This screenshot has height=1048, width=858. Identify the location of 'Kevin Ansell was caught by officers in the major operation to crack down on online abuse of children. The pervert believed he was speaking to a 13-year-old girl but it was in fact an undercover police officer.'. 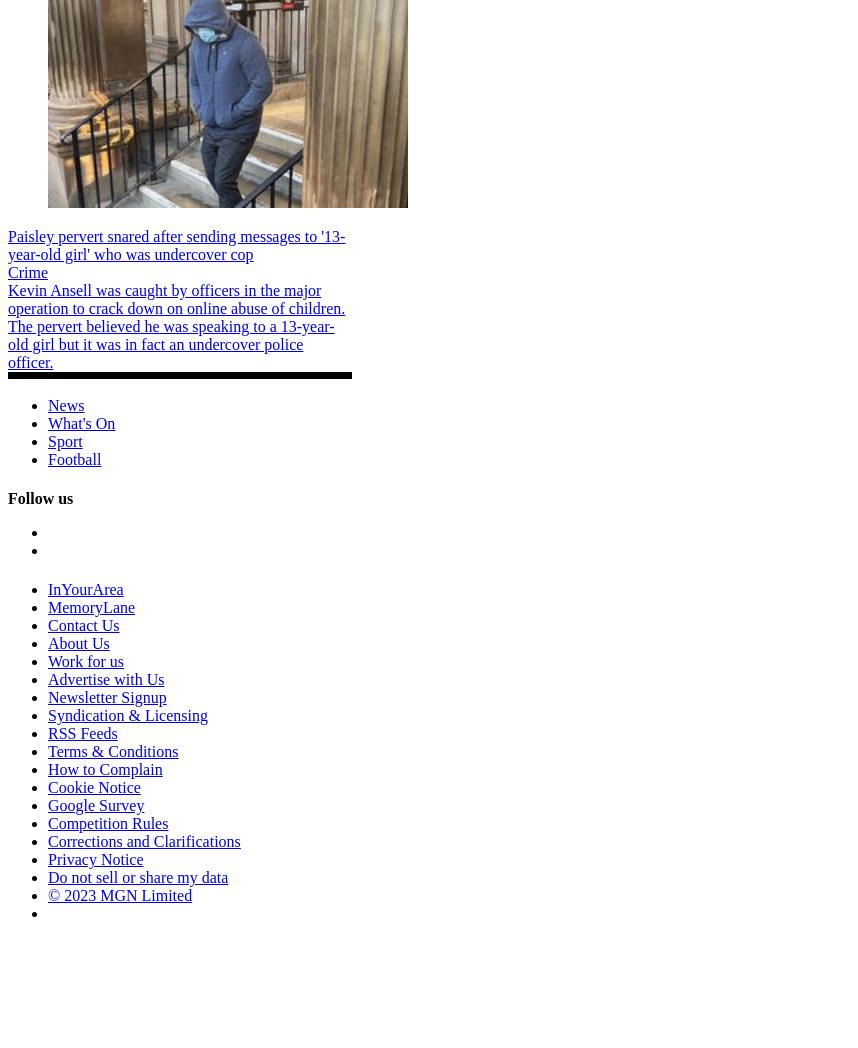
(176, 325).